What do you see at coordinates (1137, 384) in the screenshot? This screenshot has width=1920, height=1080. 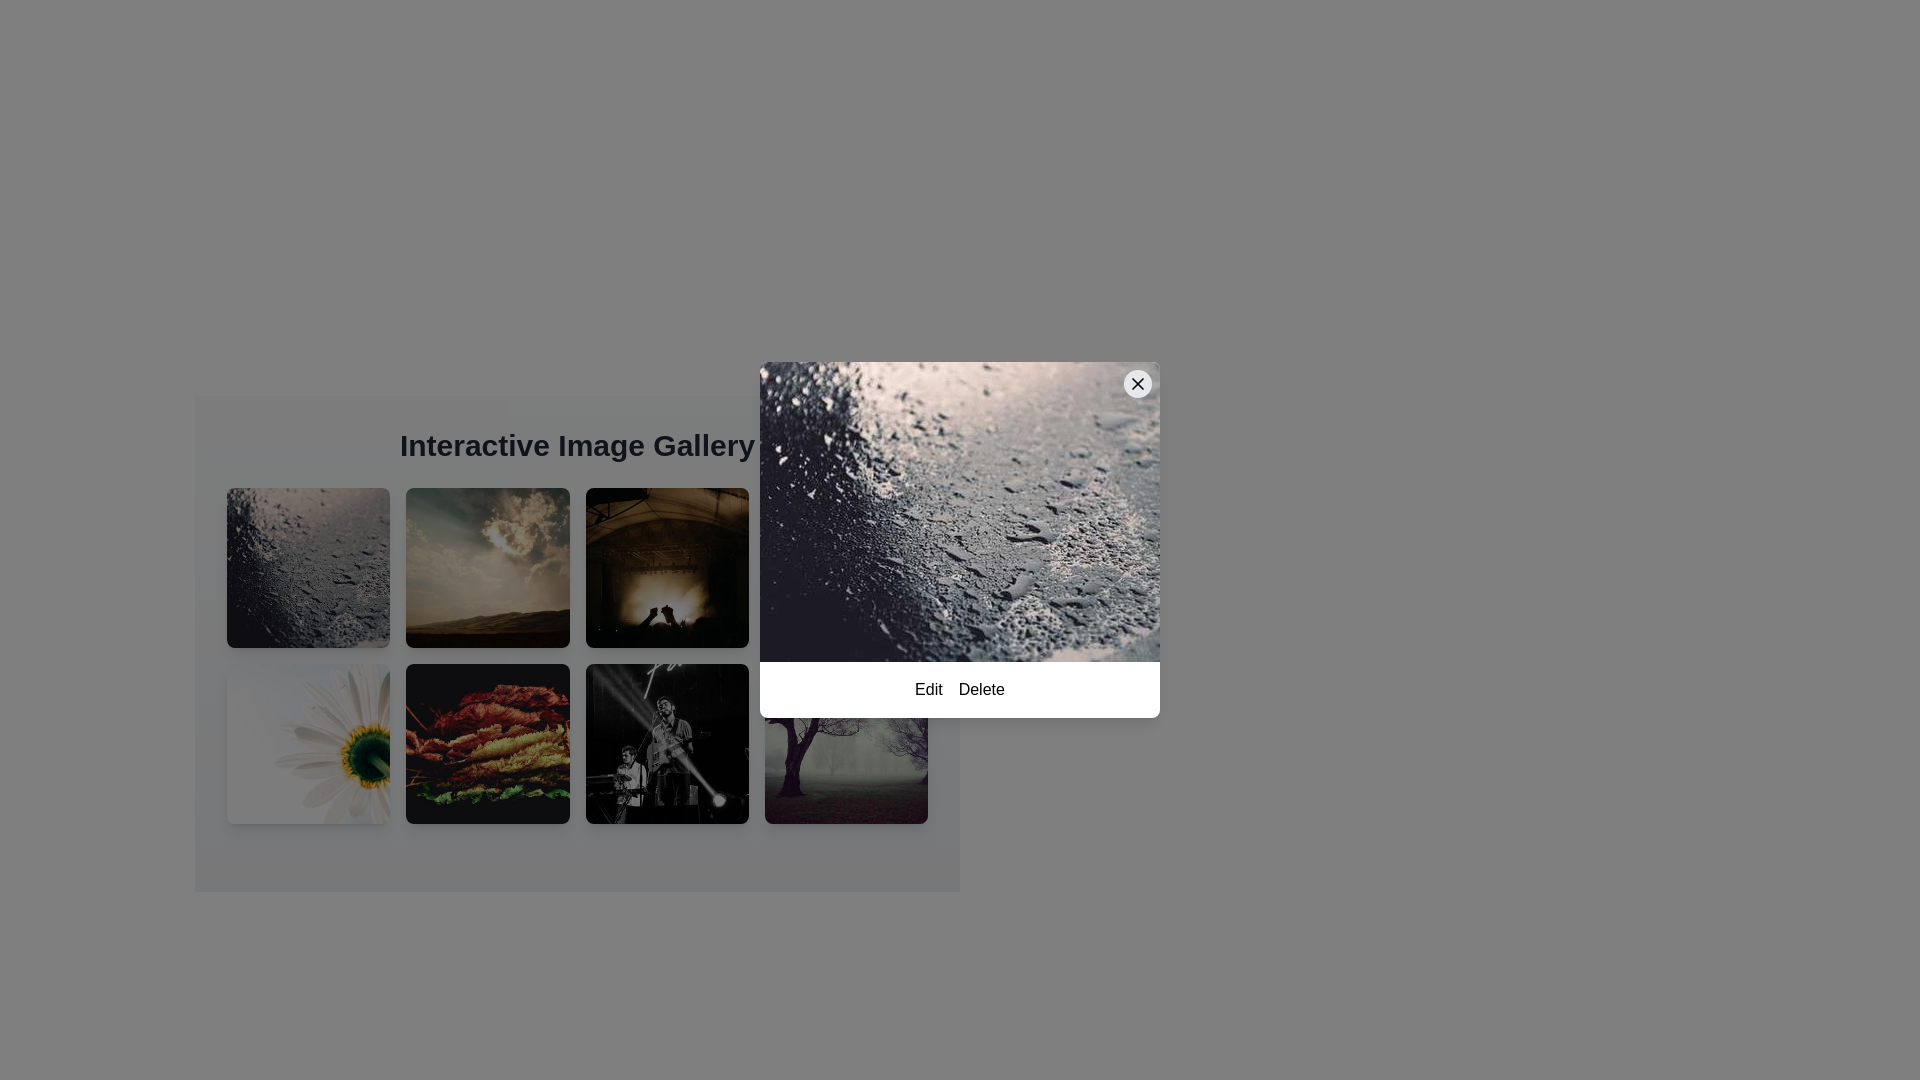 I see `the close icon located at the top-right corner of the floating modal` at bounding box center [1137, 384].